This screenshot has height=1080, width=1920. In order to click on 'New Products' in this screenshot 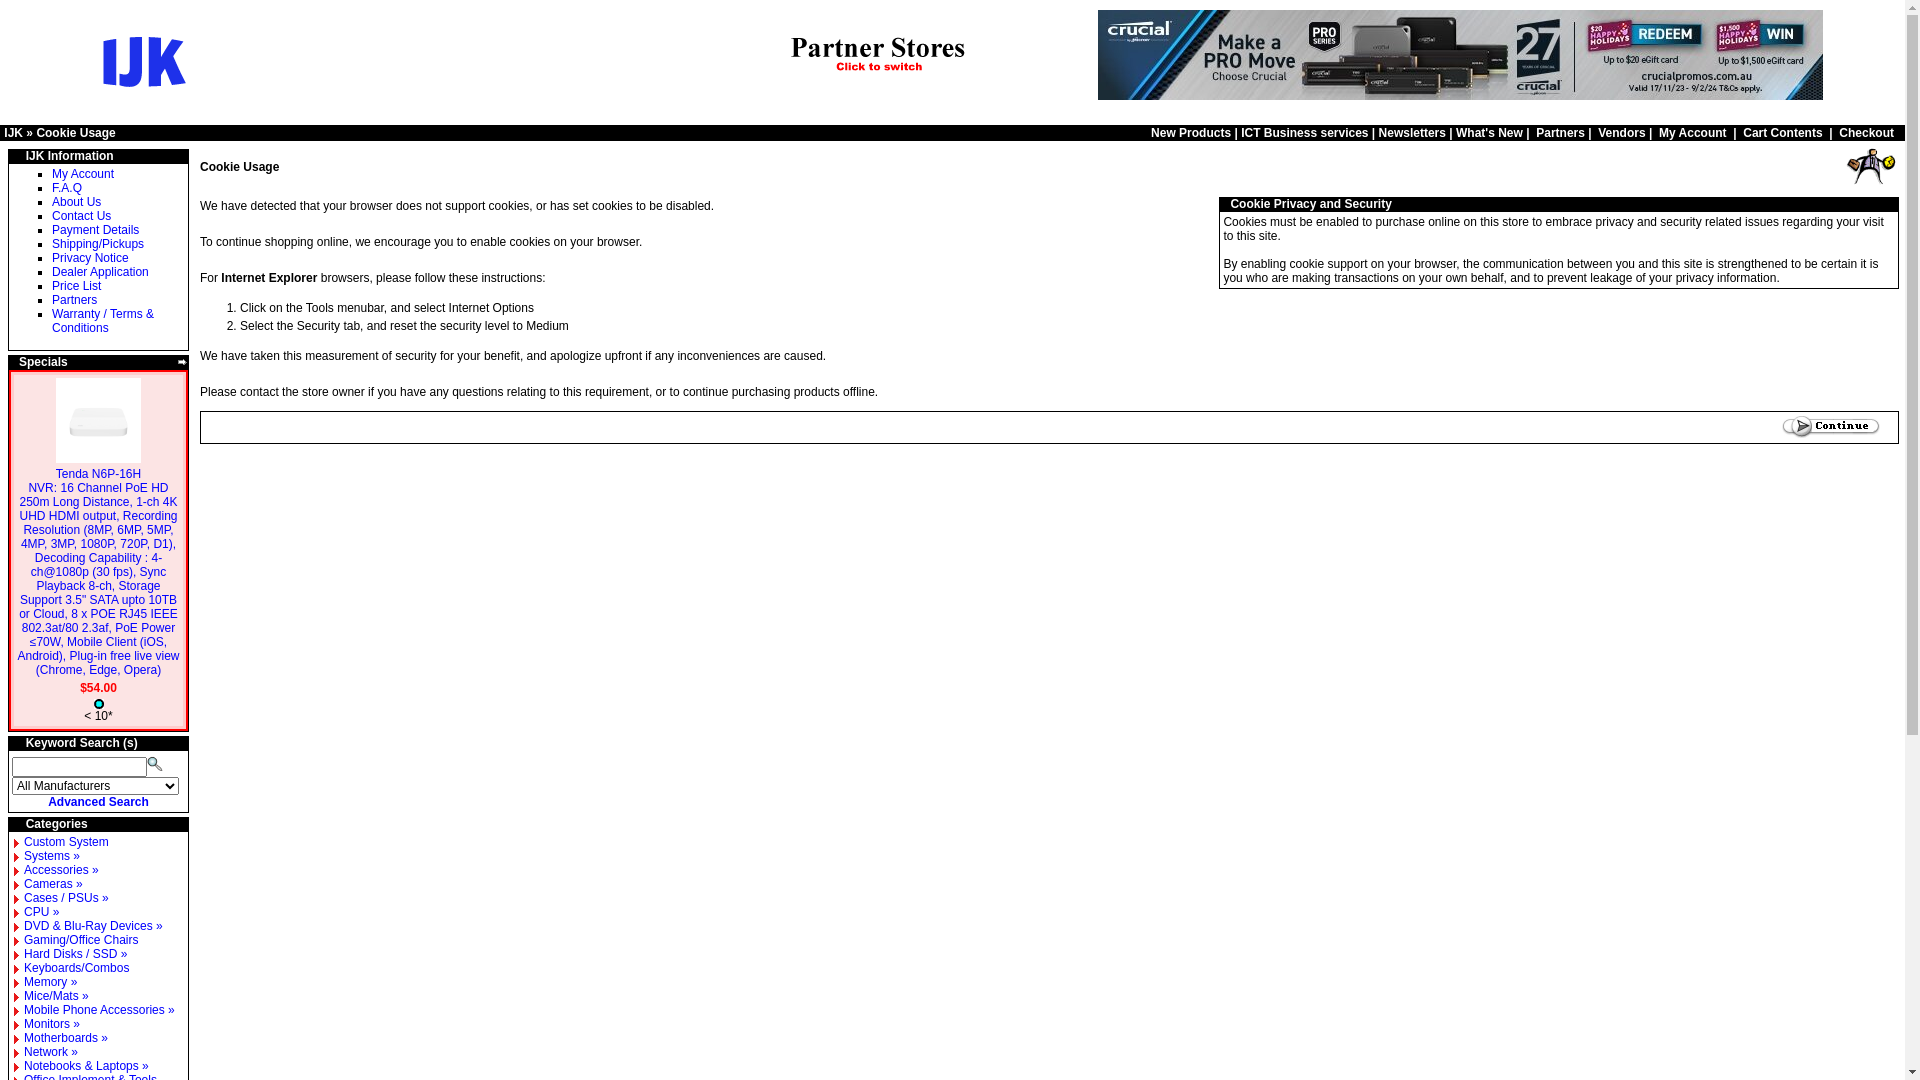, I will do `click(1190, 132)`.